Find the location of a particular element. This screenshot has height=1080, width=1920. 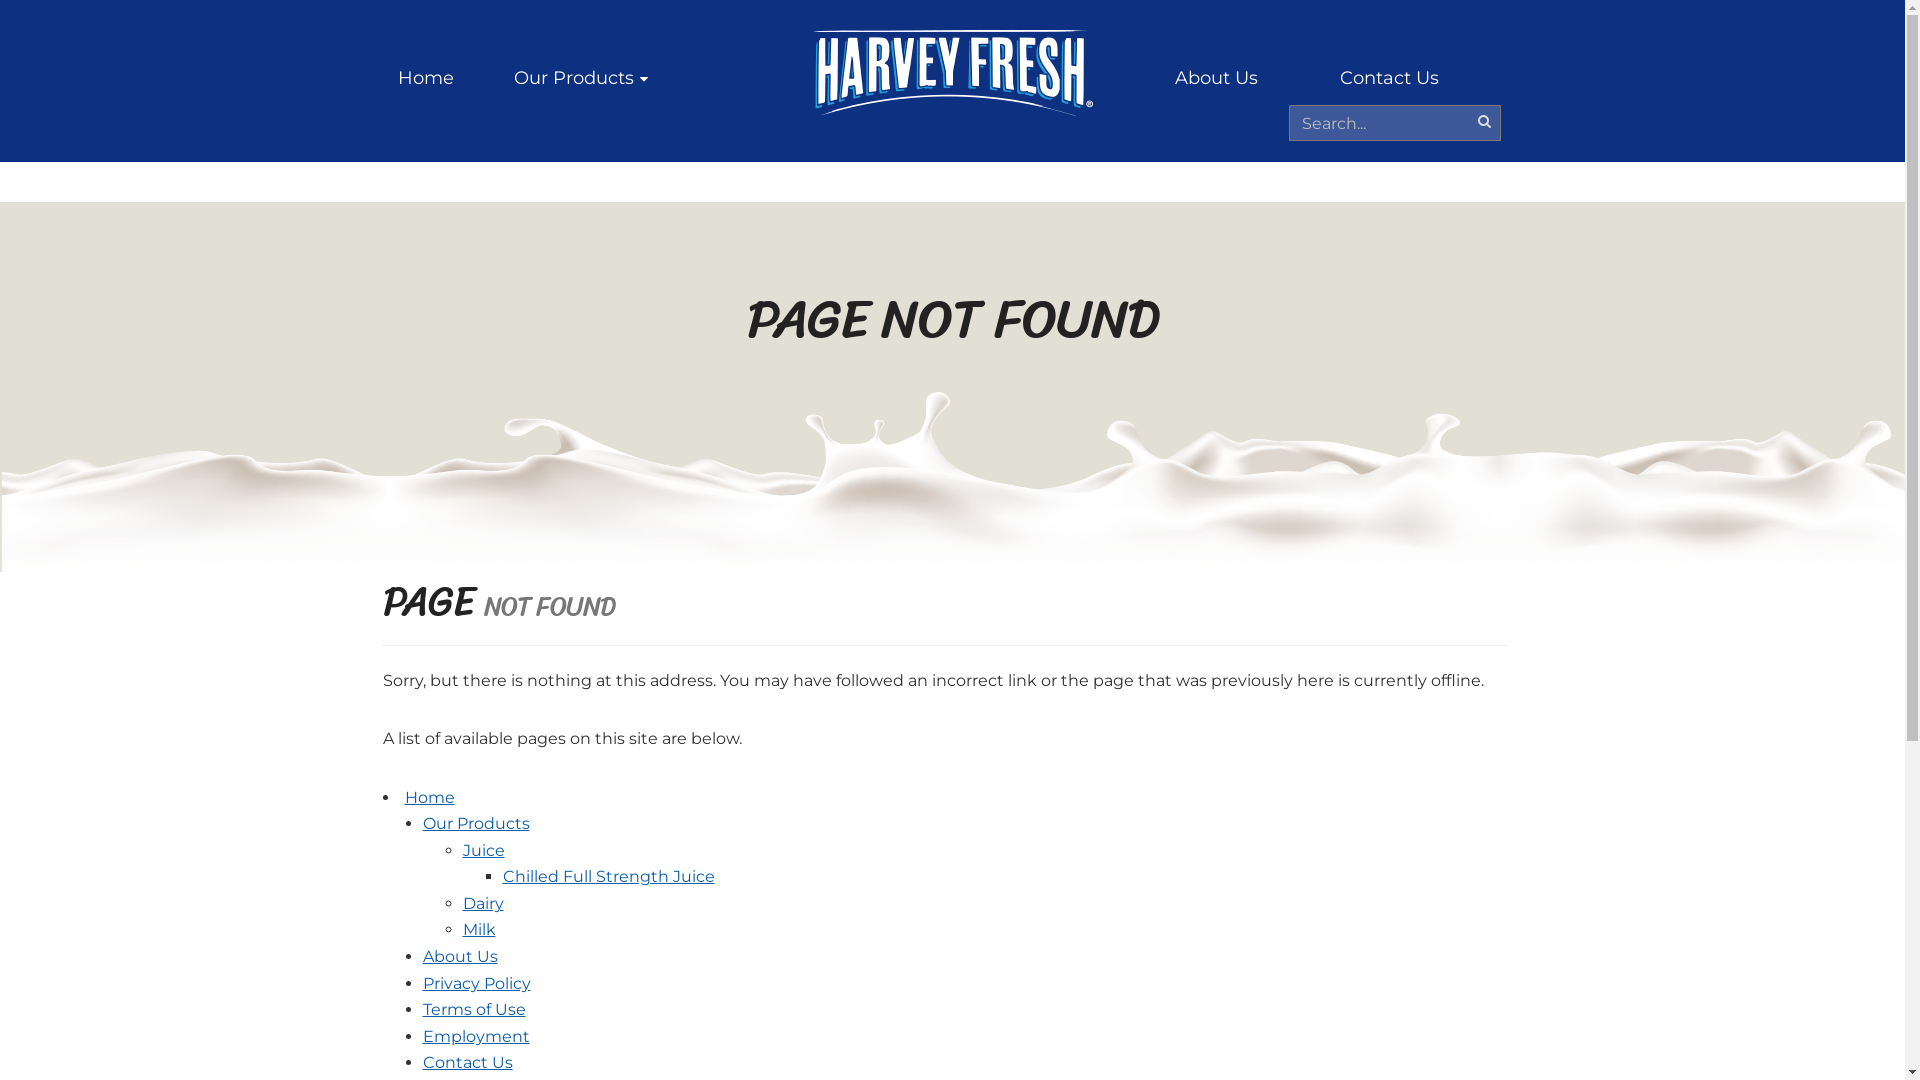

'Our Products' is located at coordinates (579, 77).